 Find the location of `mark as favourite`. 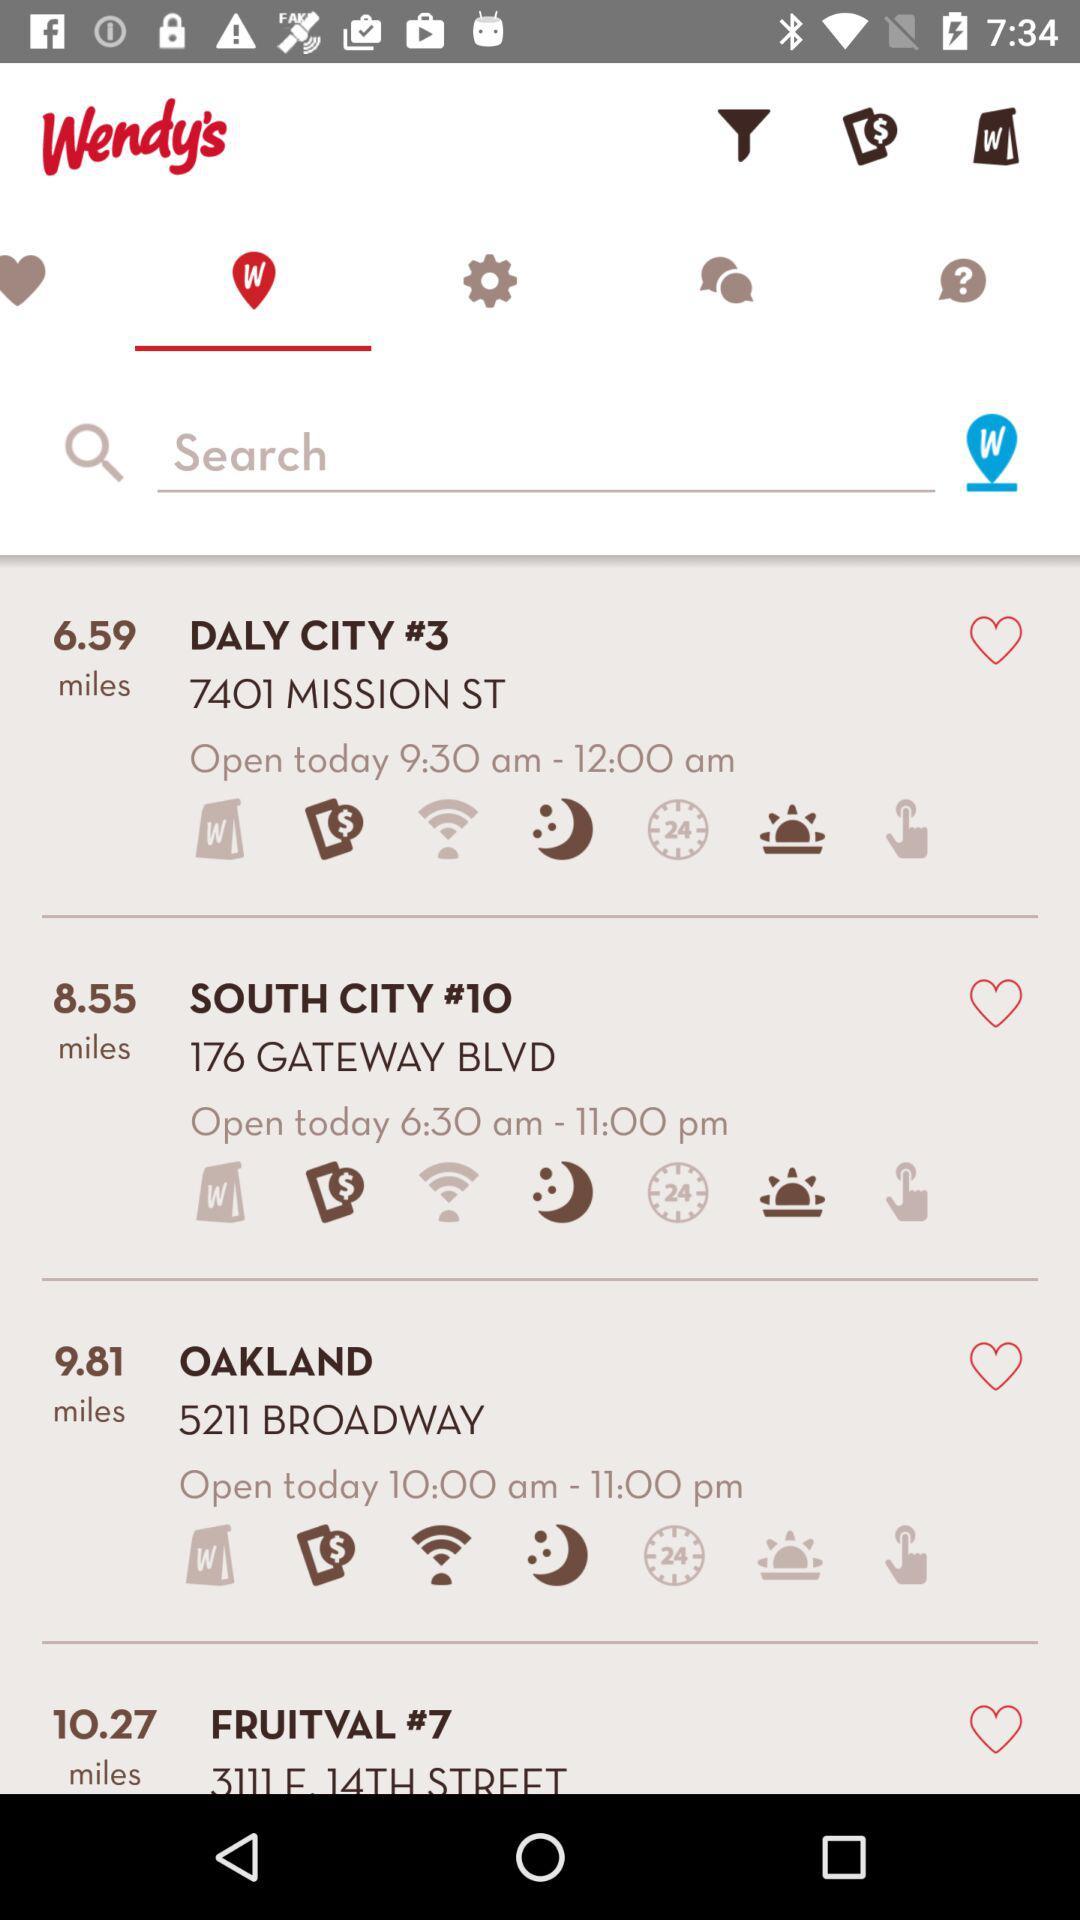

mark as favourite is located at coordinates (995, 1002).